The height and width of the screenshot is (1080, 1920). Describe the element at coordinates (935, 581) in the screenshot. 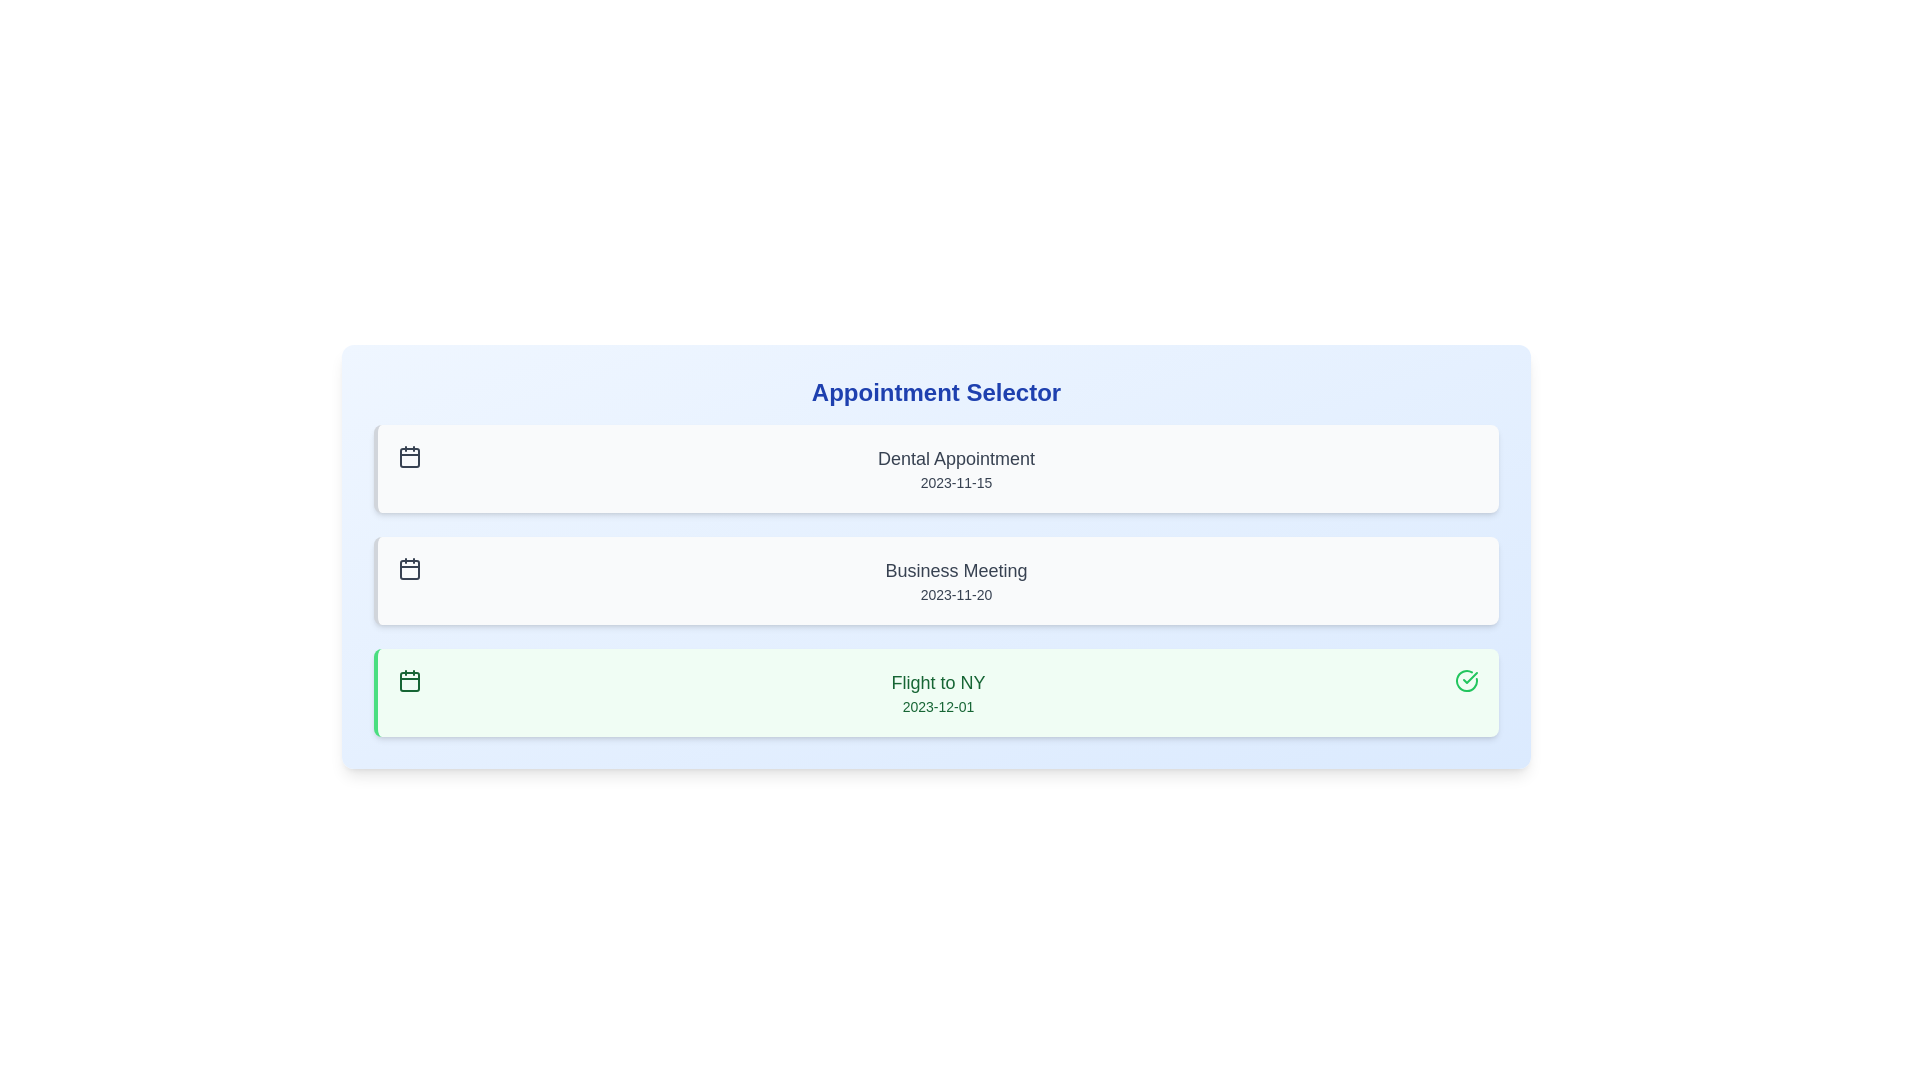

I see `the appointment labeled 'Business Meeting' to observe its hover effect` at that location.